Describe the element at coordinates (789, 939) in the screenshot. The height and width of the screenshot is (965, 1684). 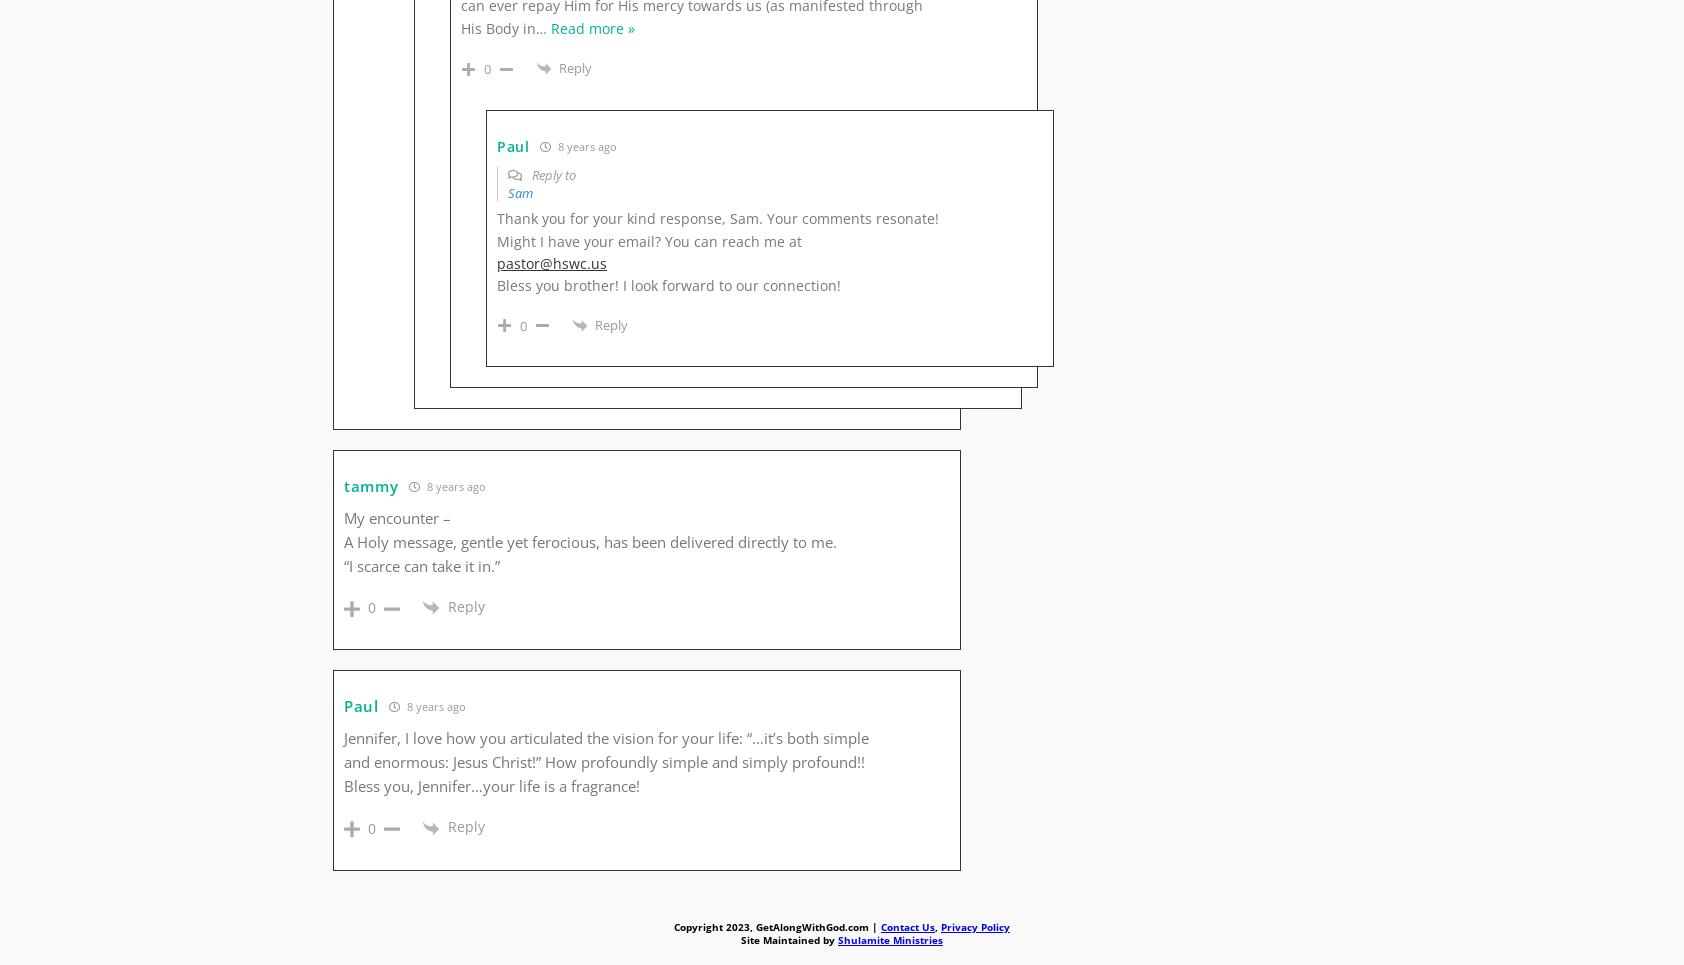
I see `'Site Maintained by'` at that location.